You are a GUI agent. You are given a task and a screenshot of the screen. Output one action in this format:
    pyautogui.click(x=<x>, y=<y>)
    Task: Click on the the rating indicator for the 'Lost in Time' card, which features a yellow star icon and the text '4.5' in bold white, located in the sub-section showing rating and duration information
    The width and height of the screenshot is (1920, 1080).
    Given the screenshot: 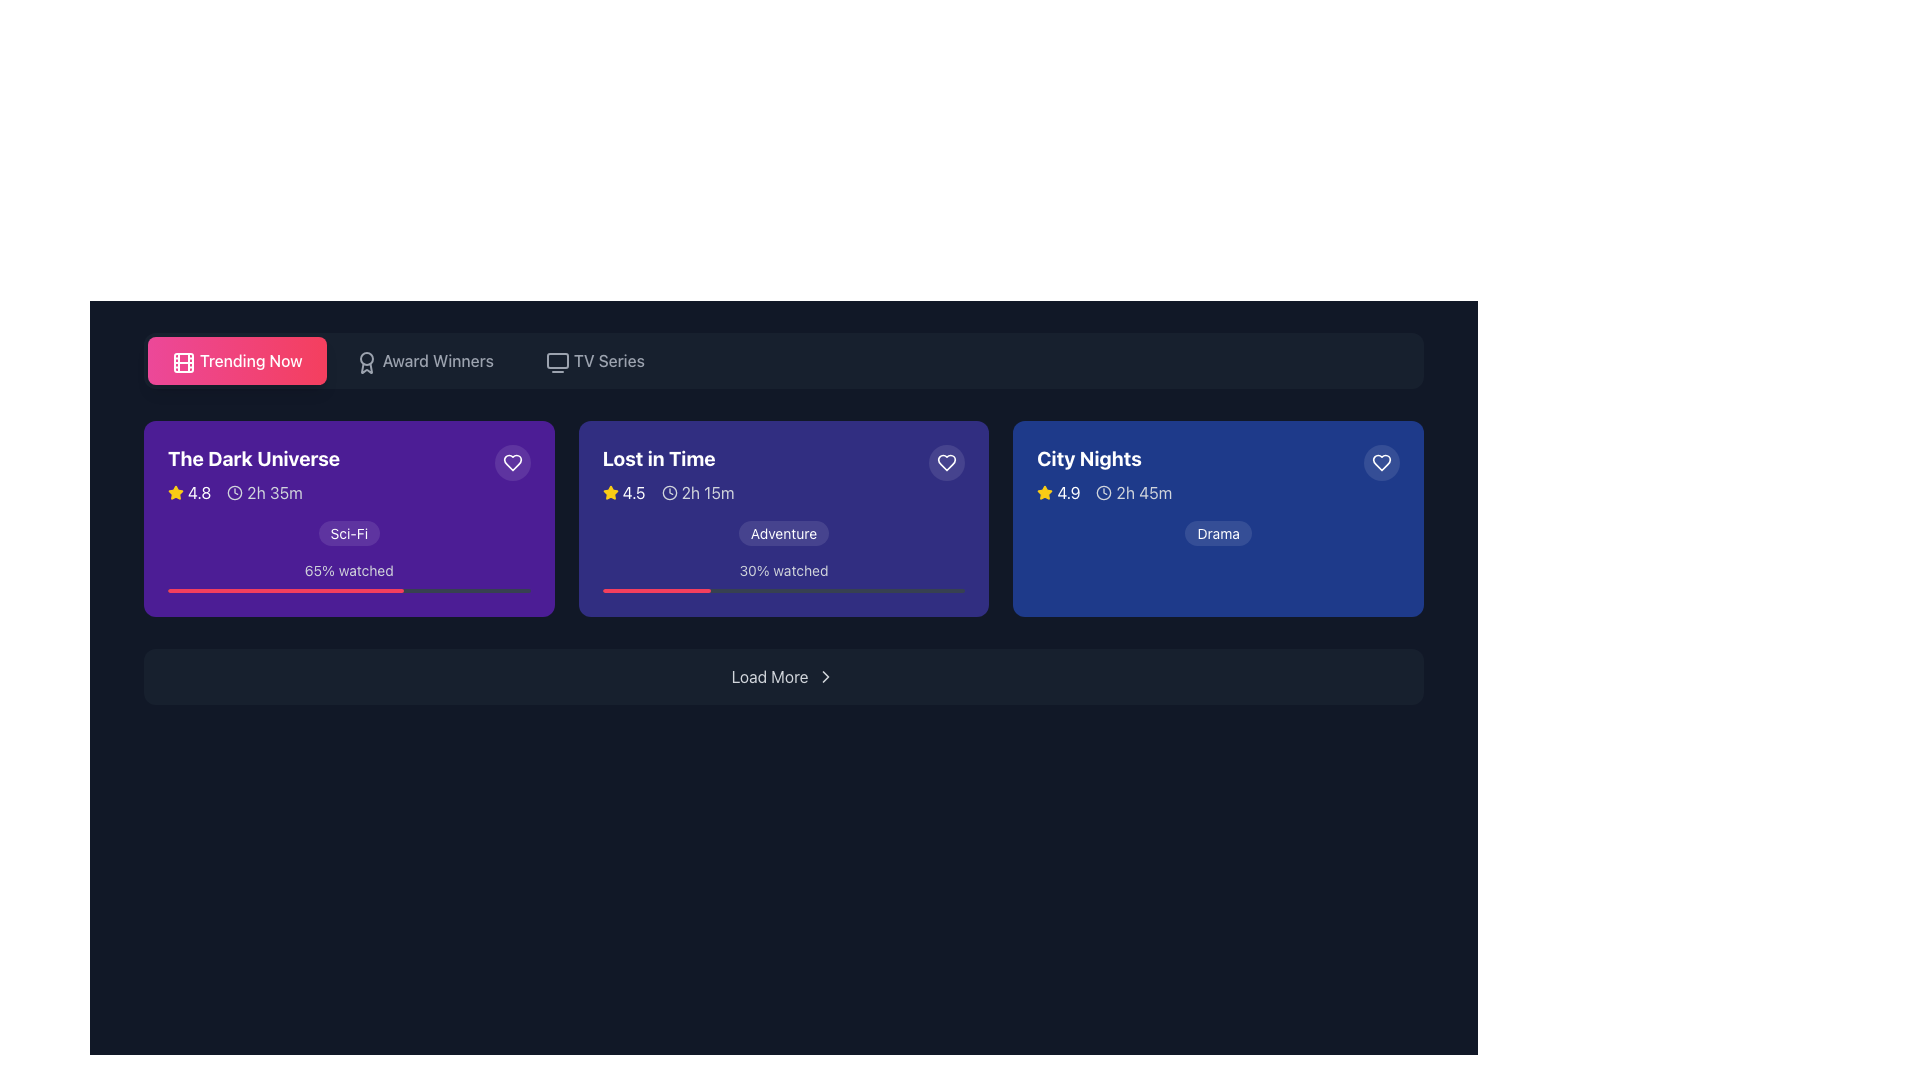 What is the action you would take?
    pyautogui.click(x=623, y=493)
    